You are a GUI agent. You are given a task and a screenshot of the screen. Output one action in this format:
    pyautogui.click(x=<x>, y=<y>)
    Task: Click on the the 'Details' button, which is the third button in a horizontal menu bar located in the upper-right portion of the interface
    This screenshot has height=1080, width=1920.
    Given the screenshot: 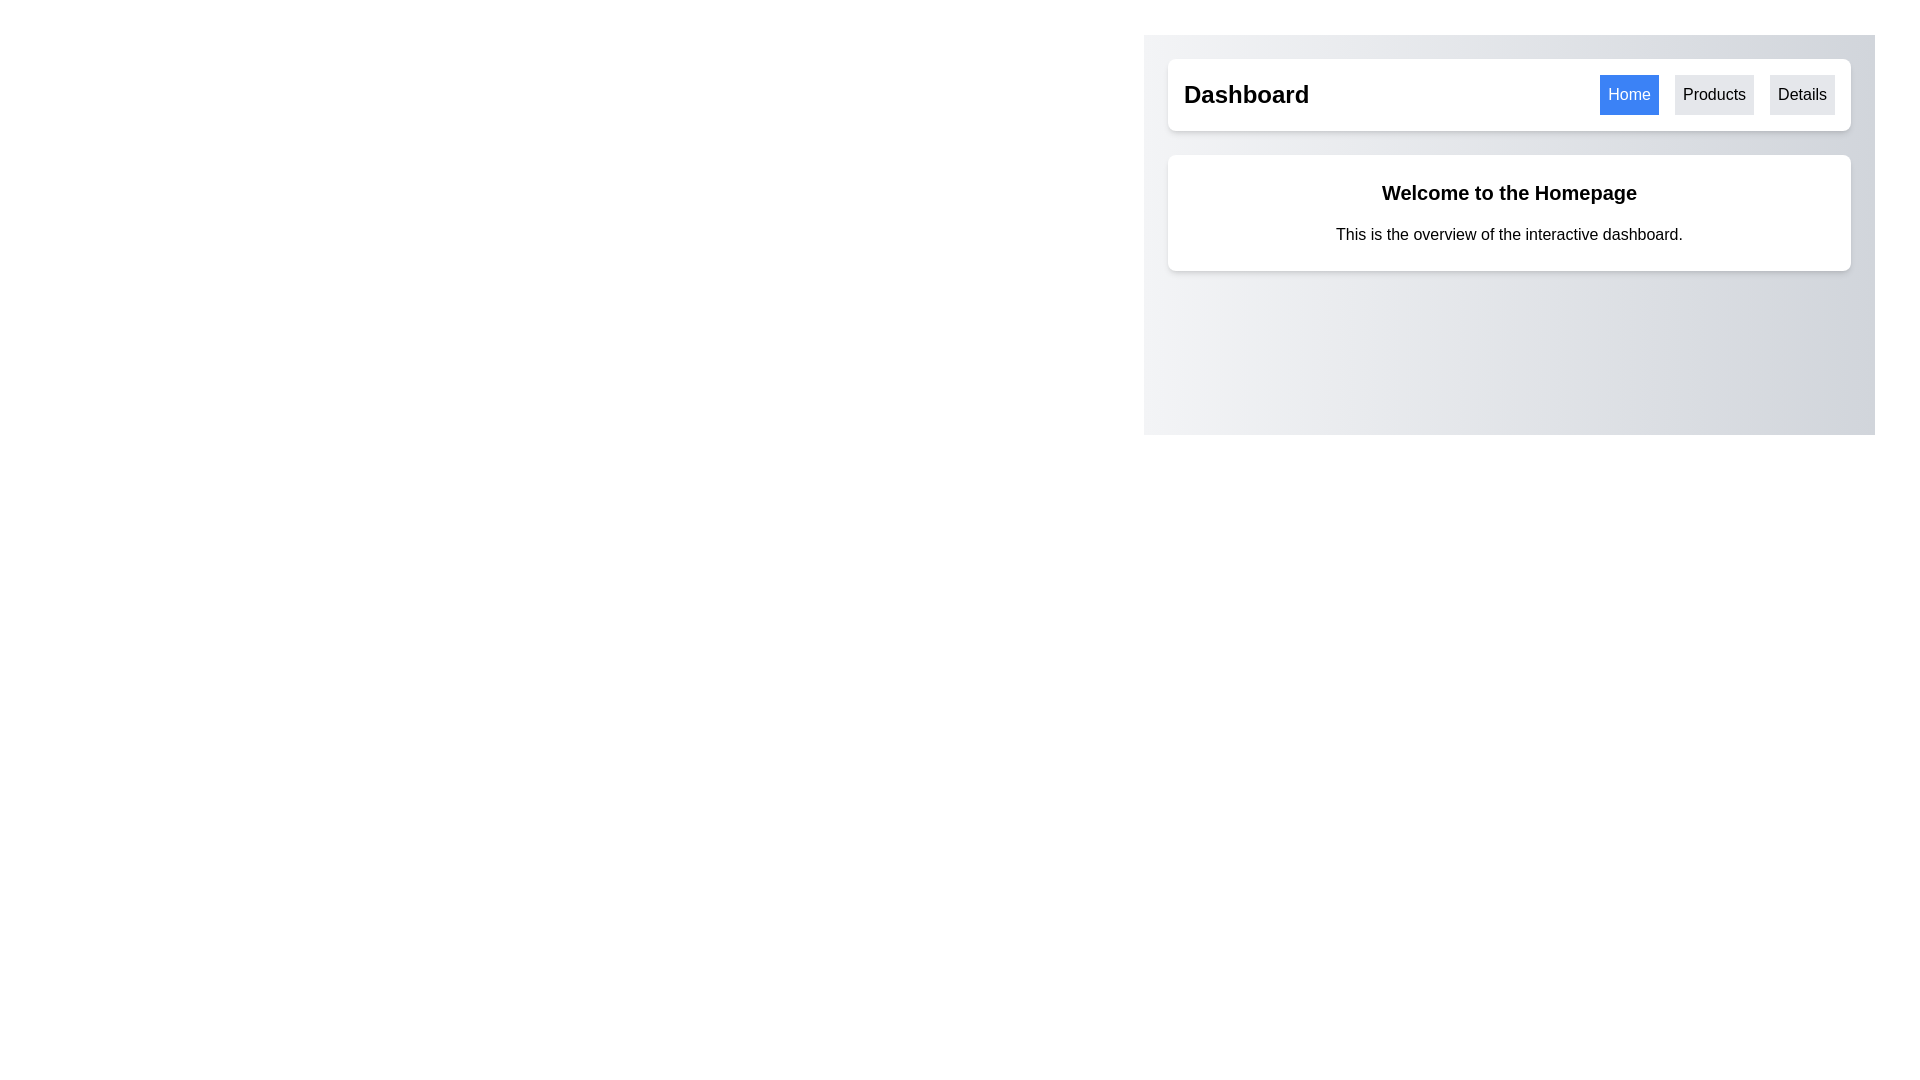 What is the action you would take?
    pyautogui.click(x=1802, y=95)
    